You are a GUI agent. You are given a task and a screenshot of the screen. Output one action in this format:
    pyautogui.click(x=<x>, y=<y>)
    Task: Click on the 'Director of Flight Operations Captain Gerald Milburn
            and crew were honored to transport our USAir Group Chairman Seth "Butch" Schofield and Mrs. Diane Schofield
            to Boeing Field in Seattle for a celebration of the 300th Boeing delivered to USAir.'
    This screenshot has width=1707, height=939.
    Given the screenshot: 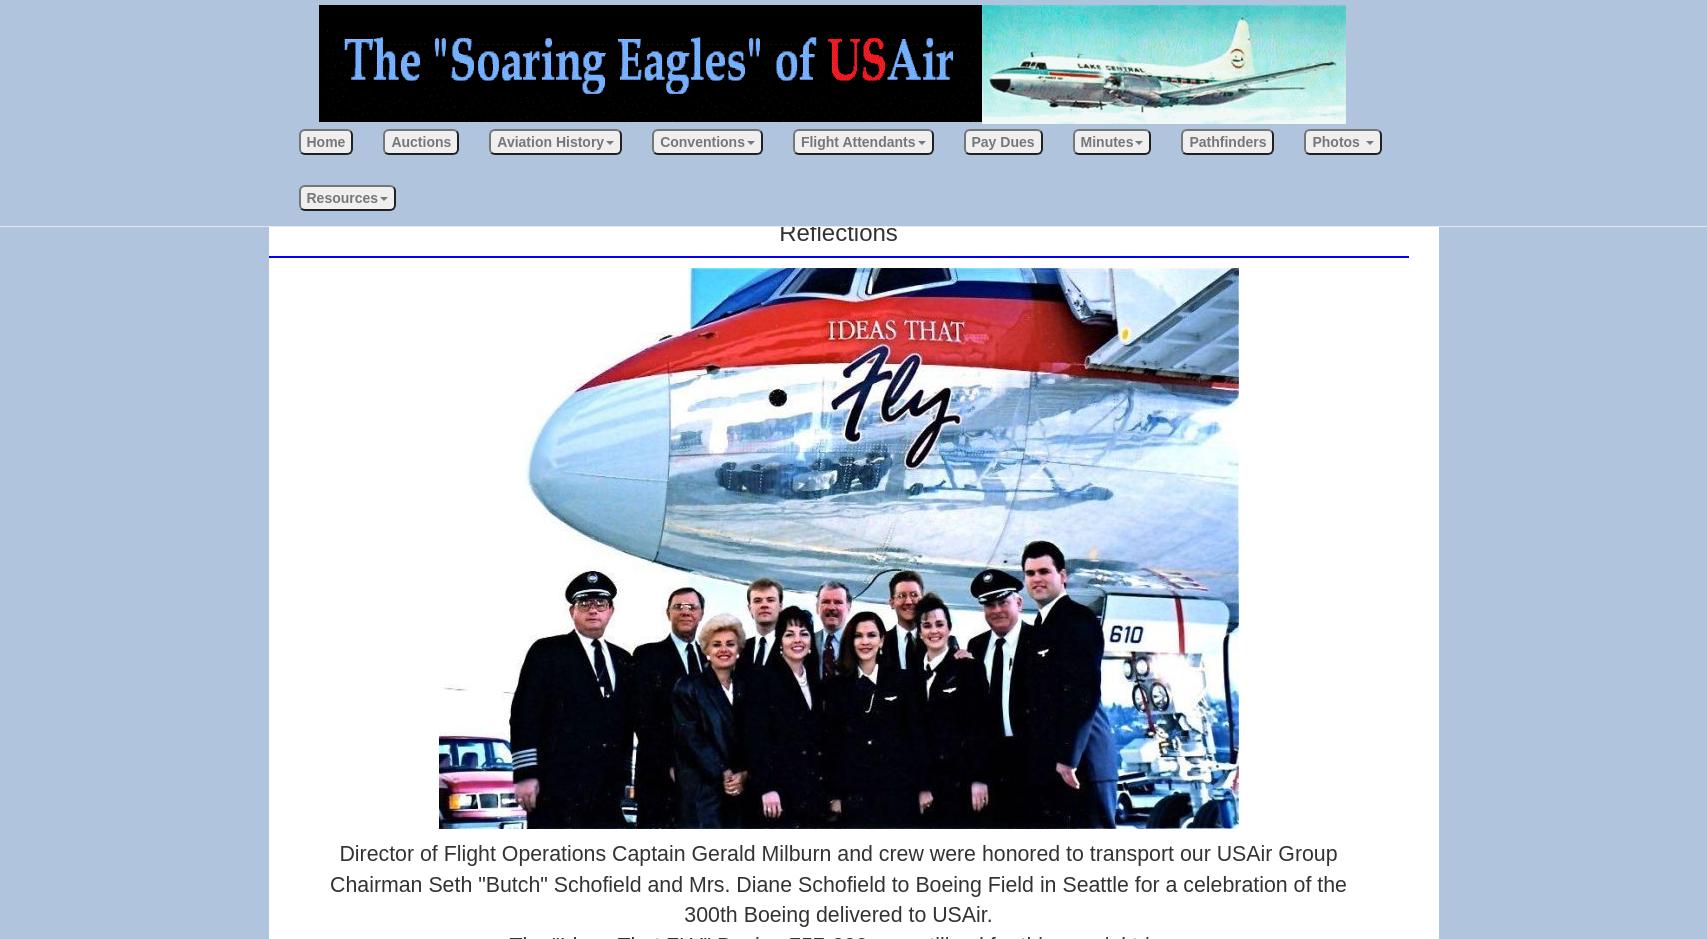 What is the action you would take?
    pyautogui.click(x=837, y=884)
    